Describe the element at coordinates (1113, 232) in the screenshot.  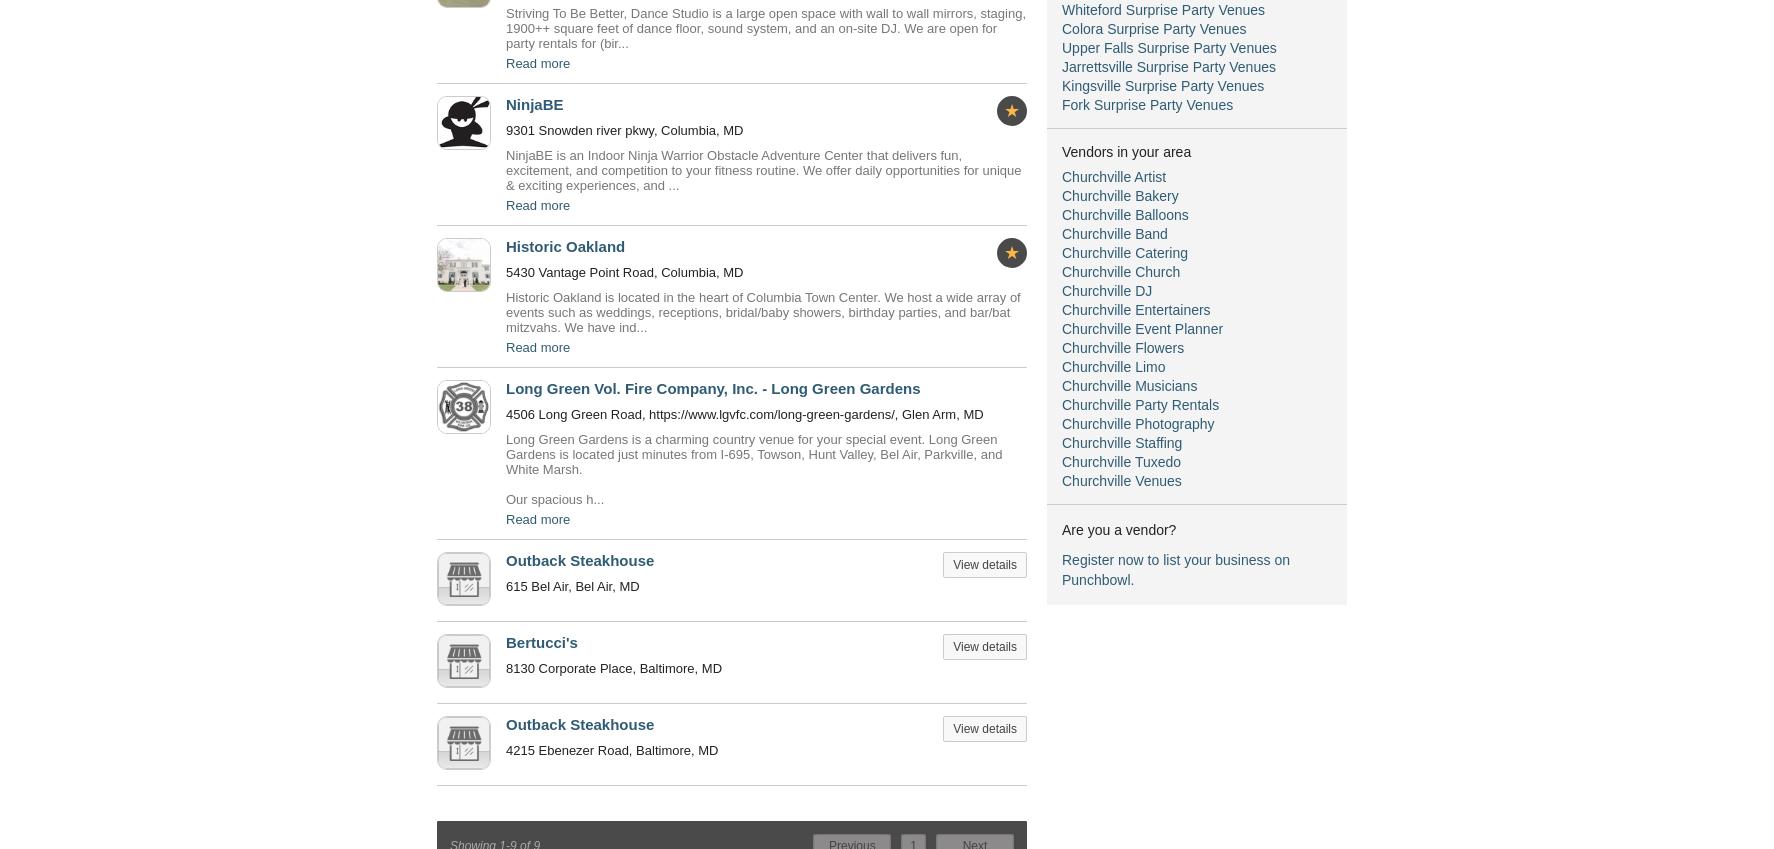
I see `'Churchville Band'` at that location.